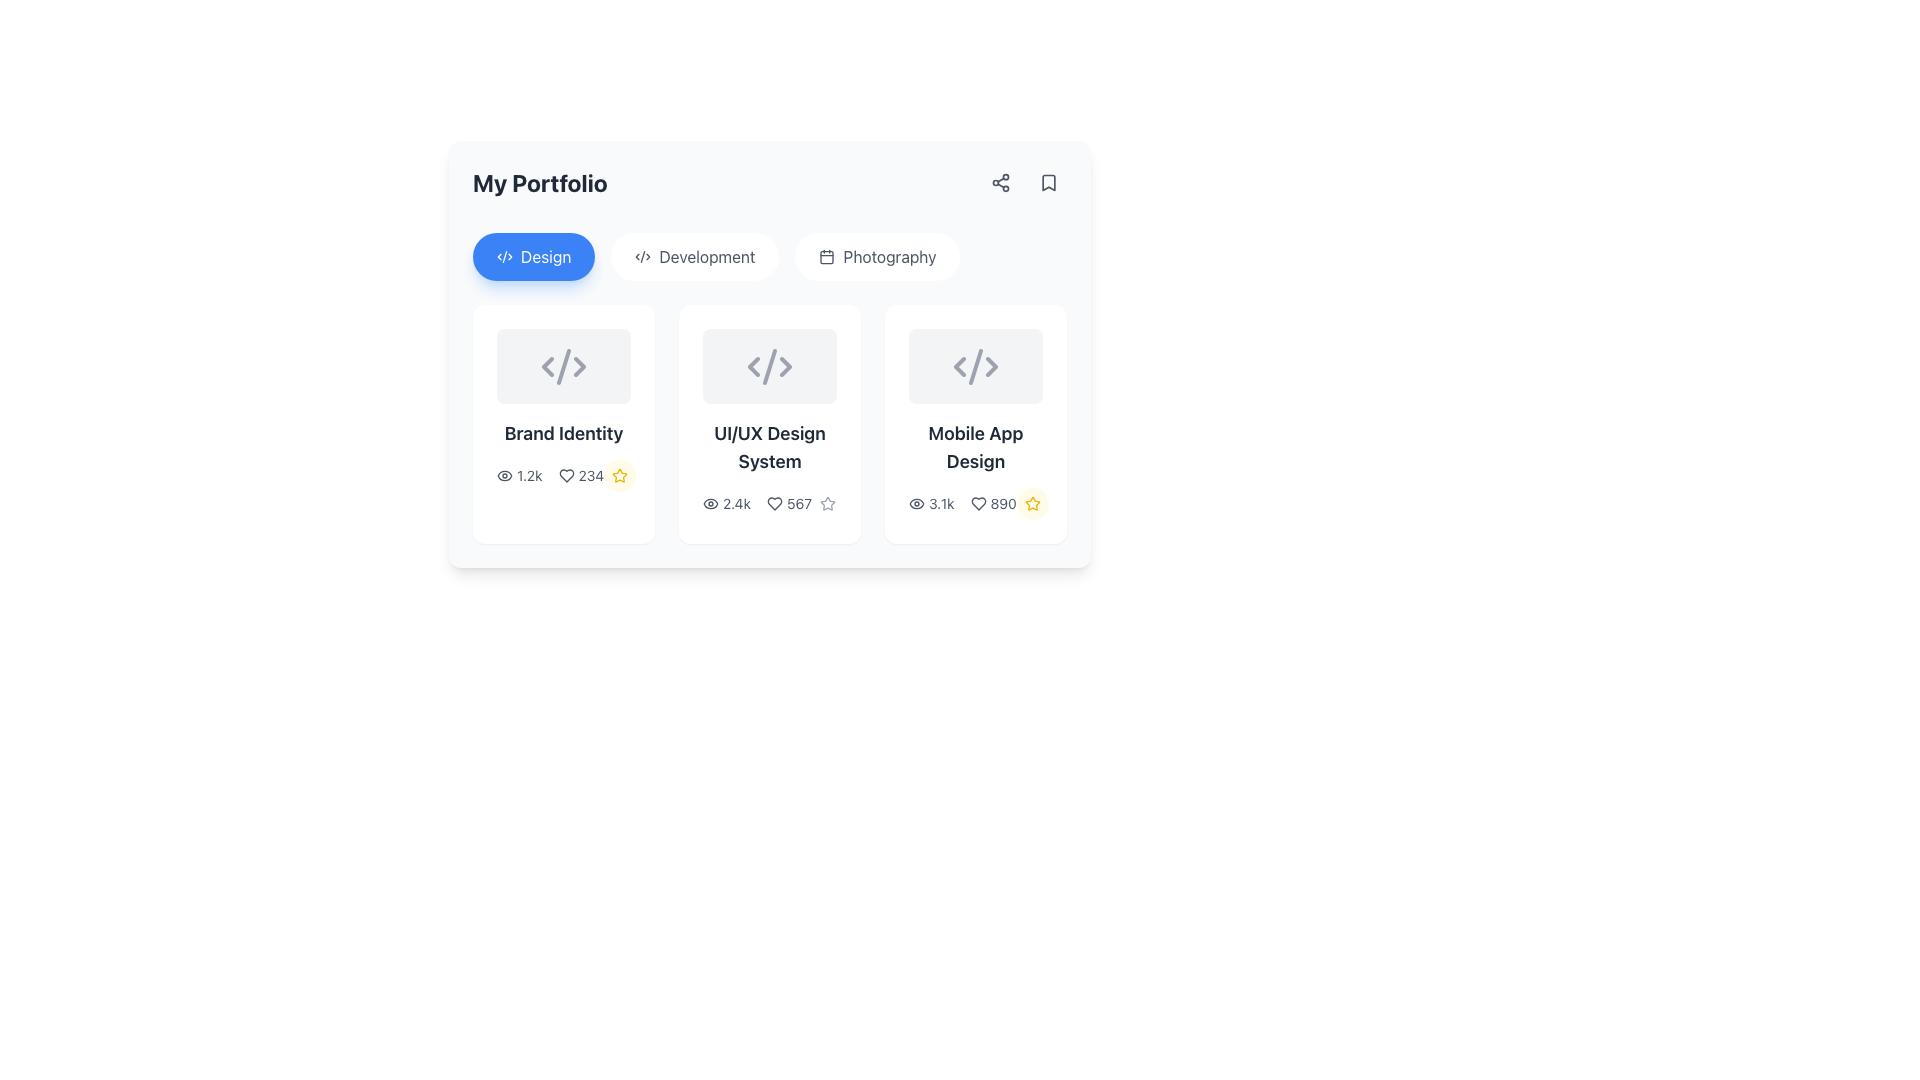 The width and height of the screenshot is (1920, 1080). Describe the element at coordinates (1048, 182) in the screenshot. I see `the bookmark icon located in the top-right corner of the 'My Portfolio' panel` at that location.